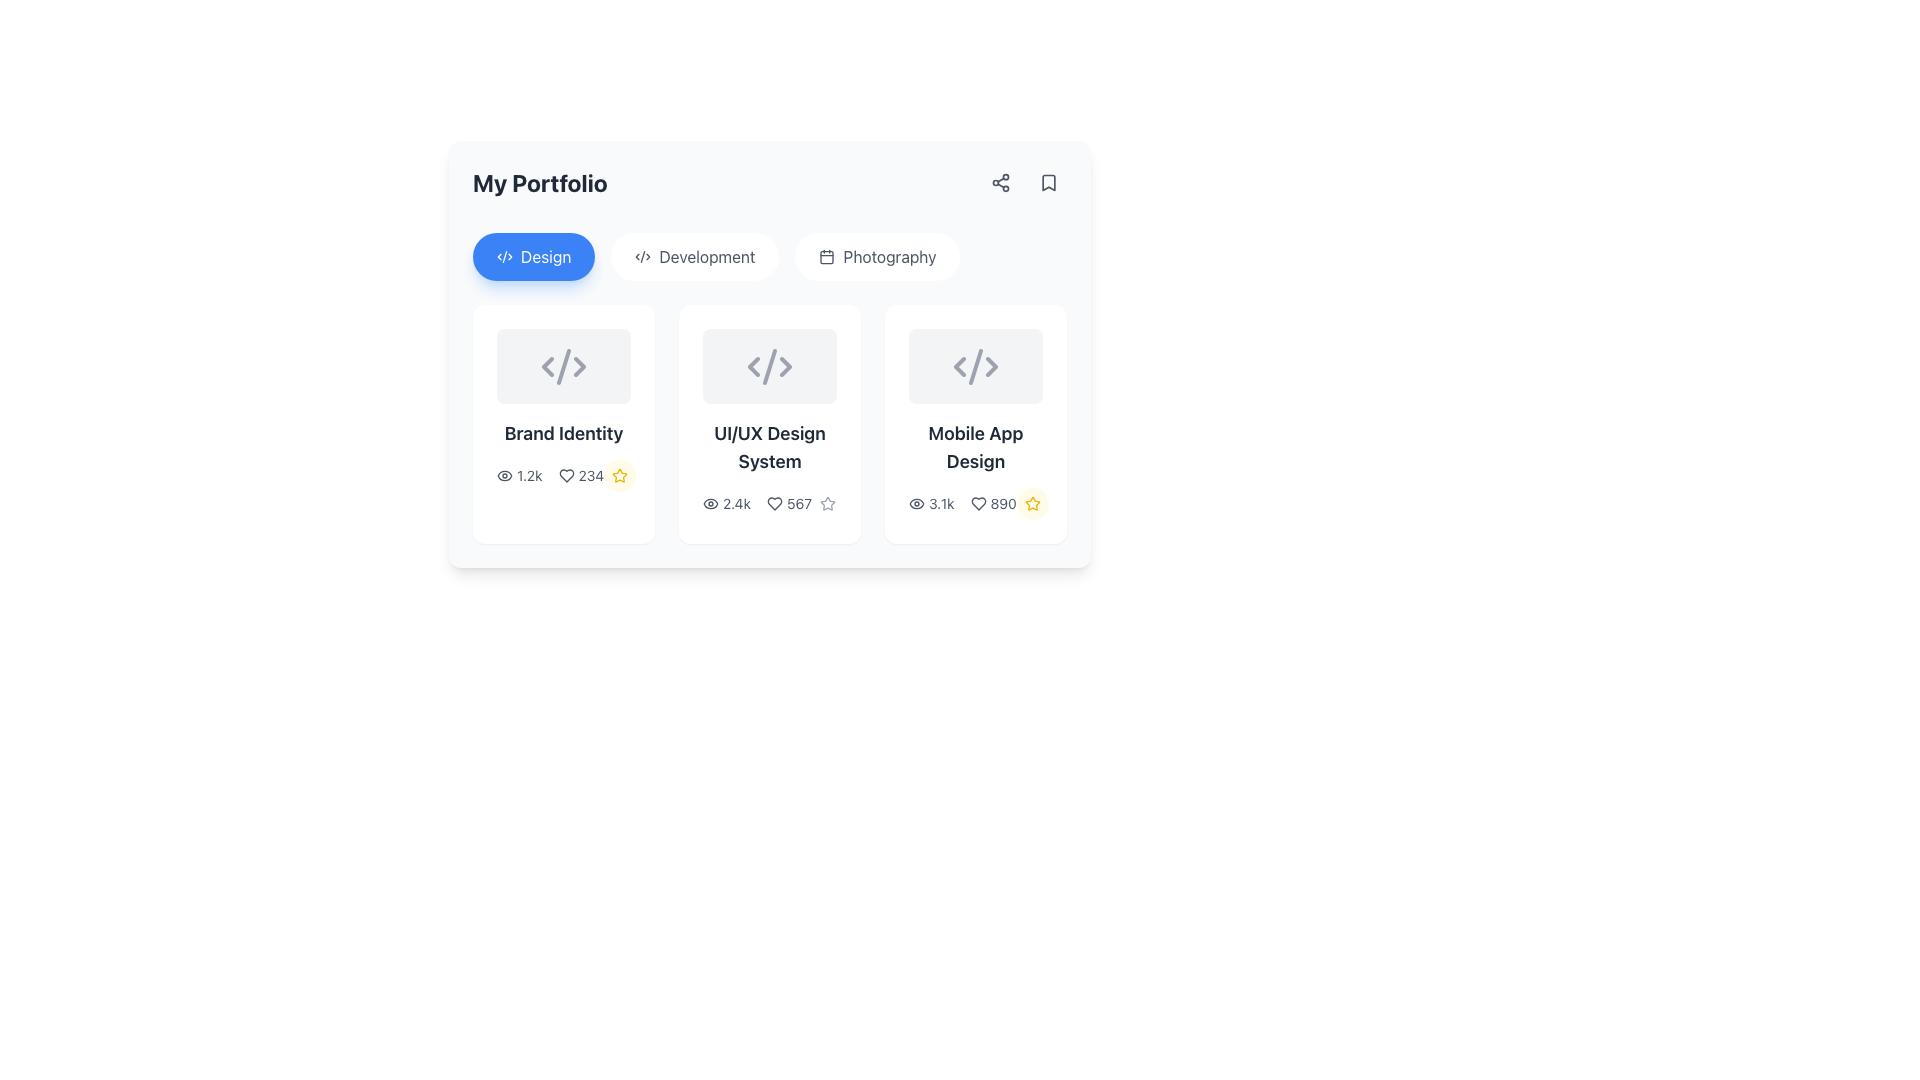 The width and height of the screenshot is (1920, 1080). Describe the element at coordinates (1048, 182) in the screenshot. I see `the bookmark icon located in the top-right corner of the 'My Portfolio' panel` at that location.